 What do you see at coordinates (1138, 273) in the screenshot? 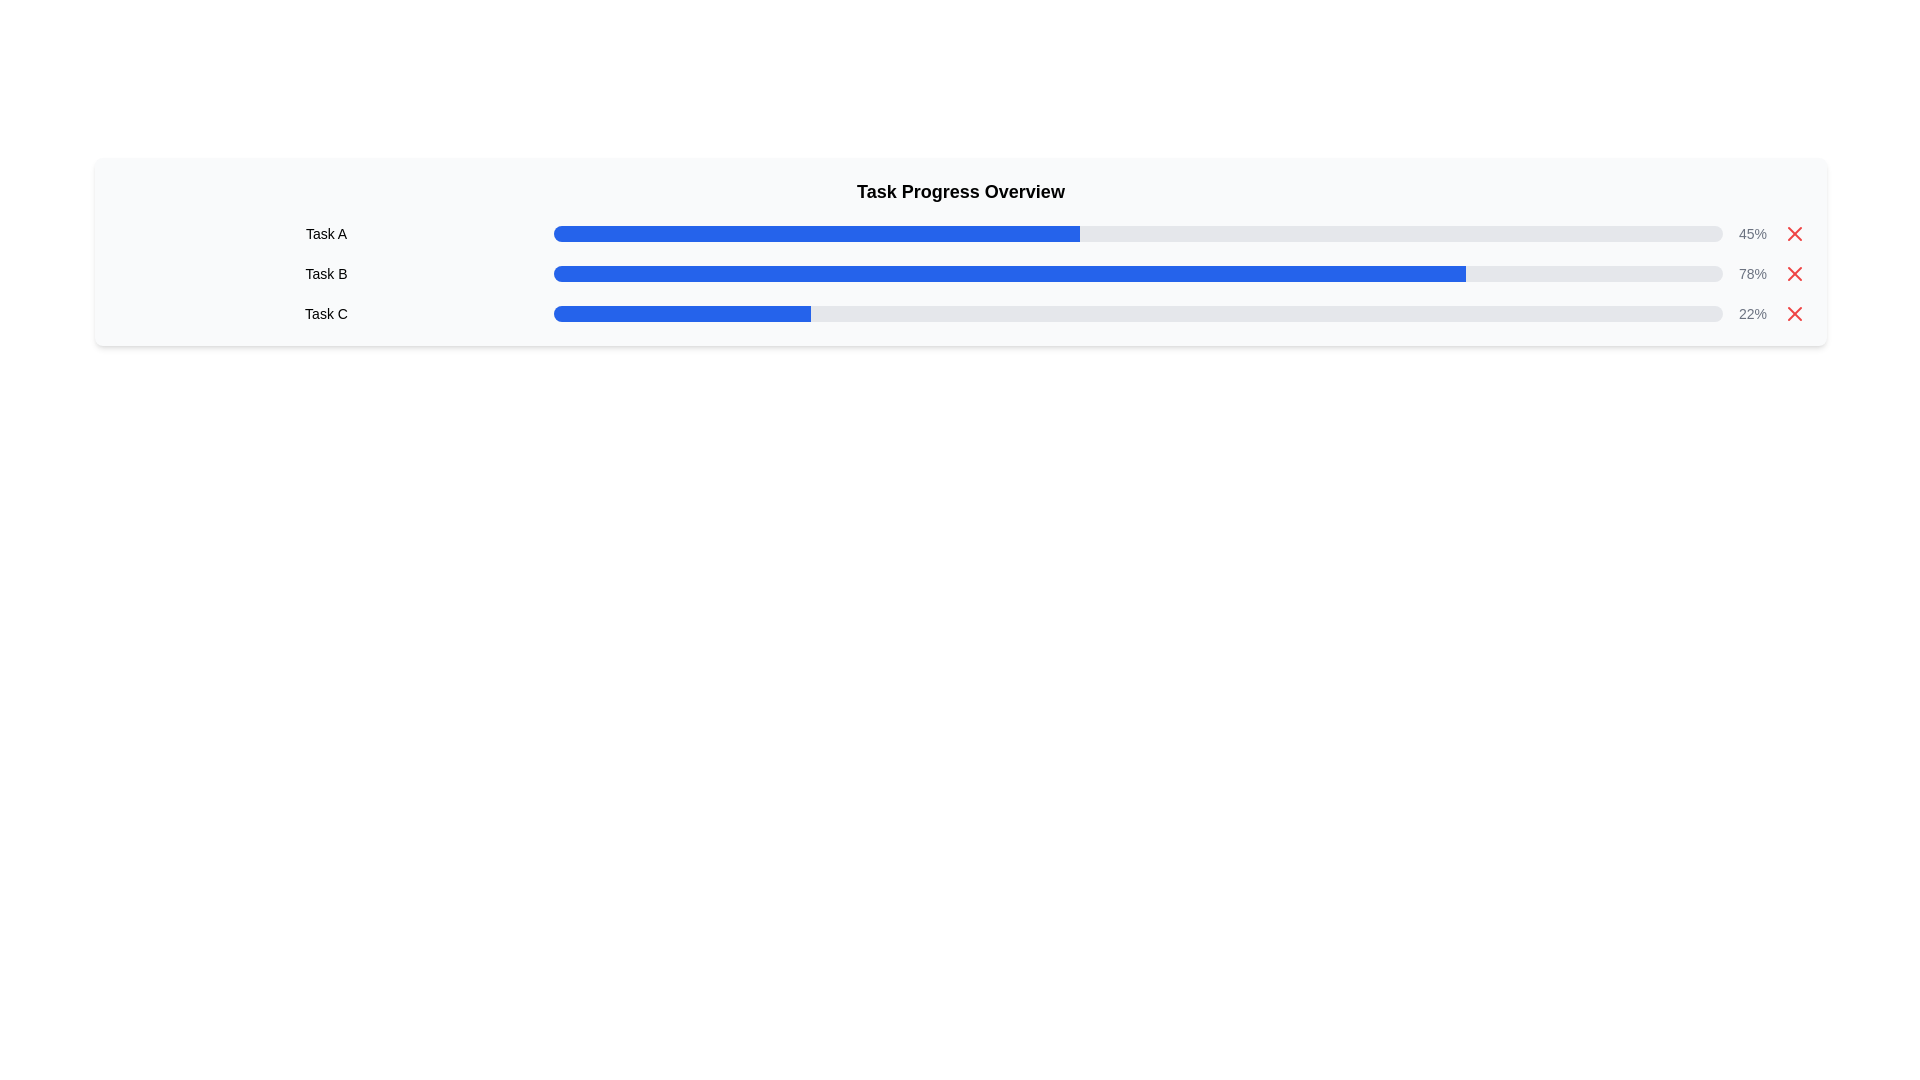
I see `the progress bar representing 'Task B,' which visually indicates 78% completion and is the second item in the list of progress bars` at bounding box center [1138, 273].